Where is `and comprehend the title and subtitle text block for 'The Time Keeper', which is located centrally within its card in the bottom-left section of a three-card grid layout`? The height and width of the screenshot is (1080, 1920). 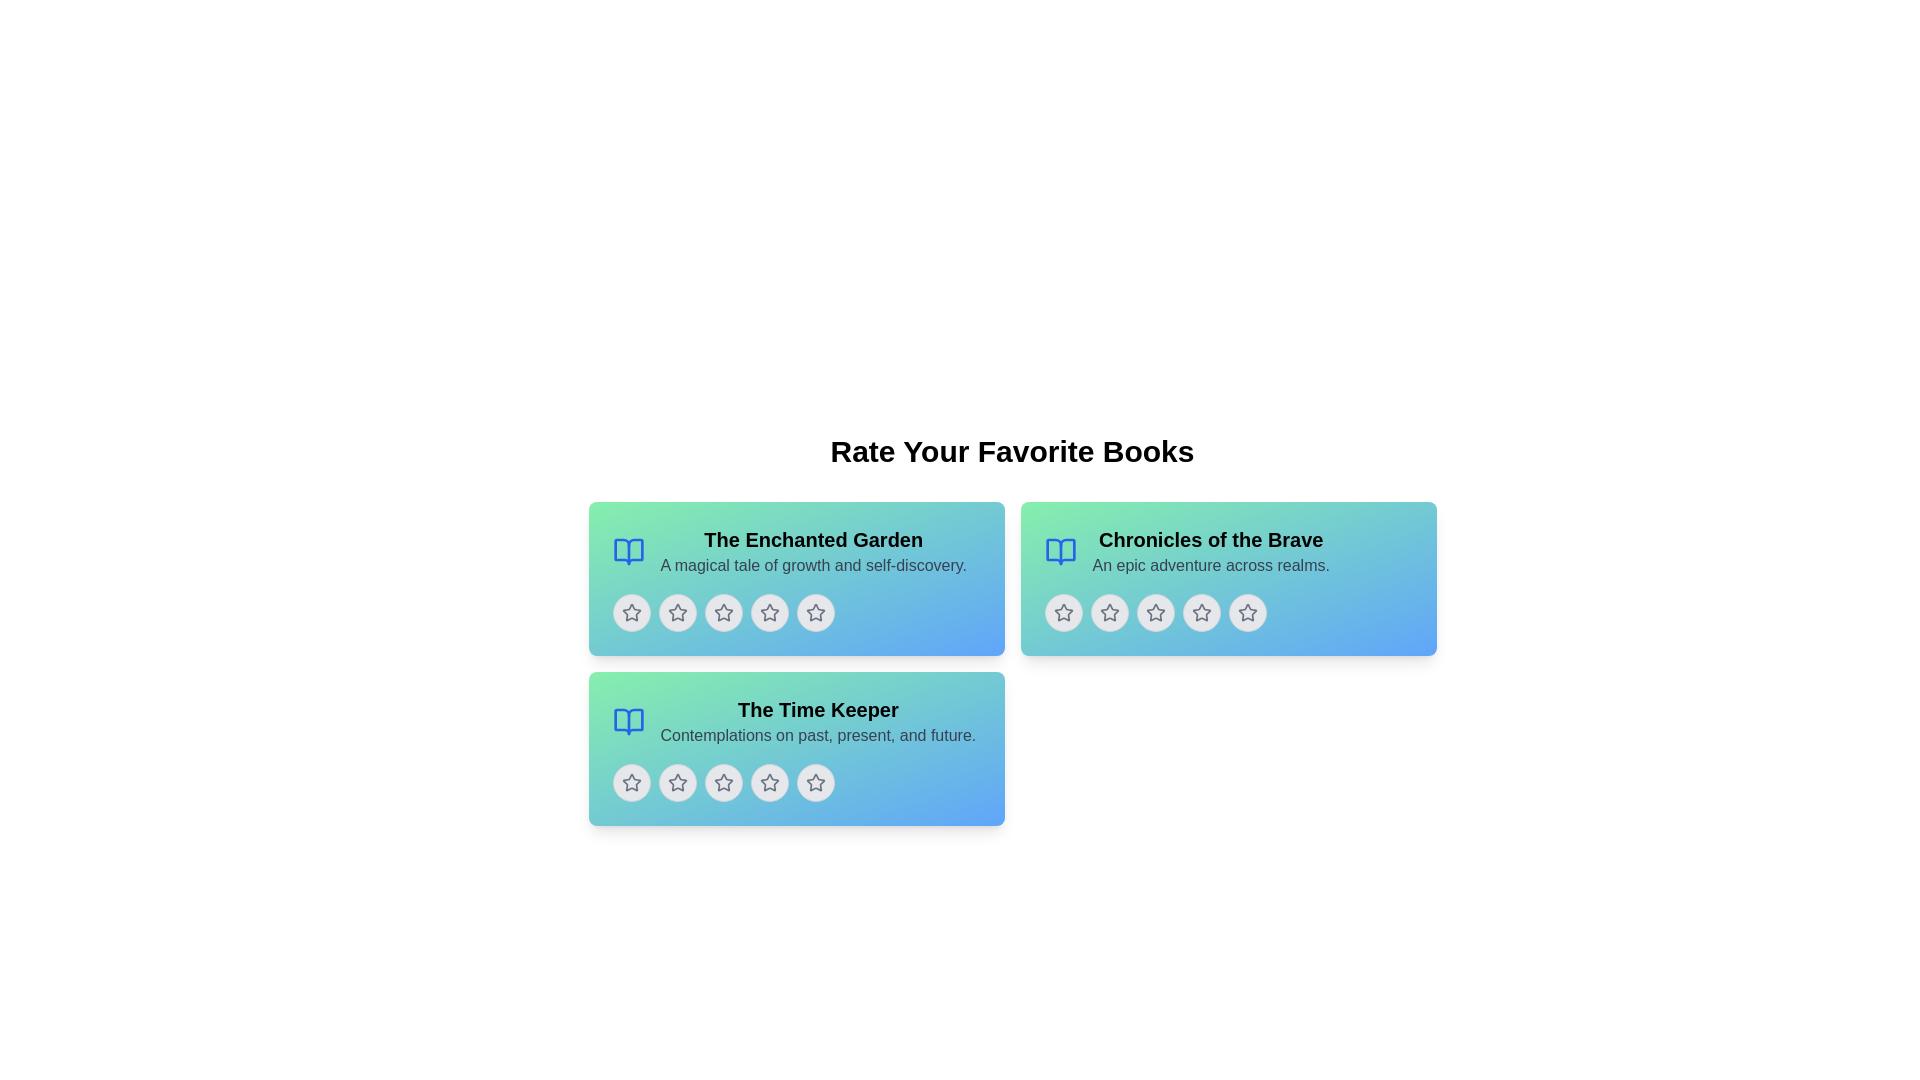 and comprehend the title and subtitle text block for 'The Time Keeper', which is located centrally within its card in the bottom-left section of a three-card grid layout is located at coordinates (818, 721).